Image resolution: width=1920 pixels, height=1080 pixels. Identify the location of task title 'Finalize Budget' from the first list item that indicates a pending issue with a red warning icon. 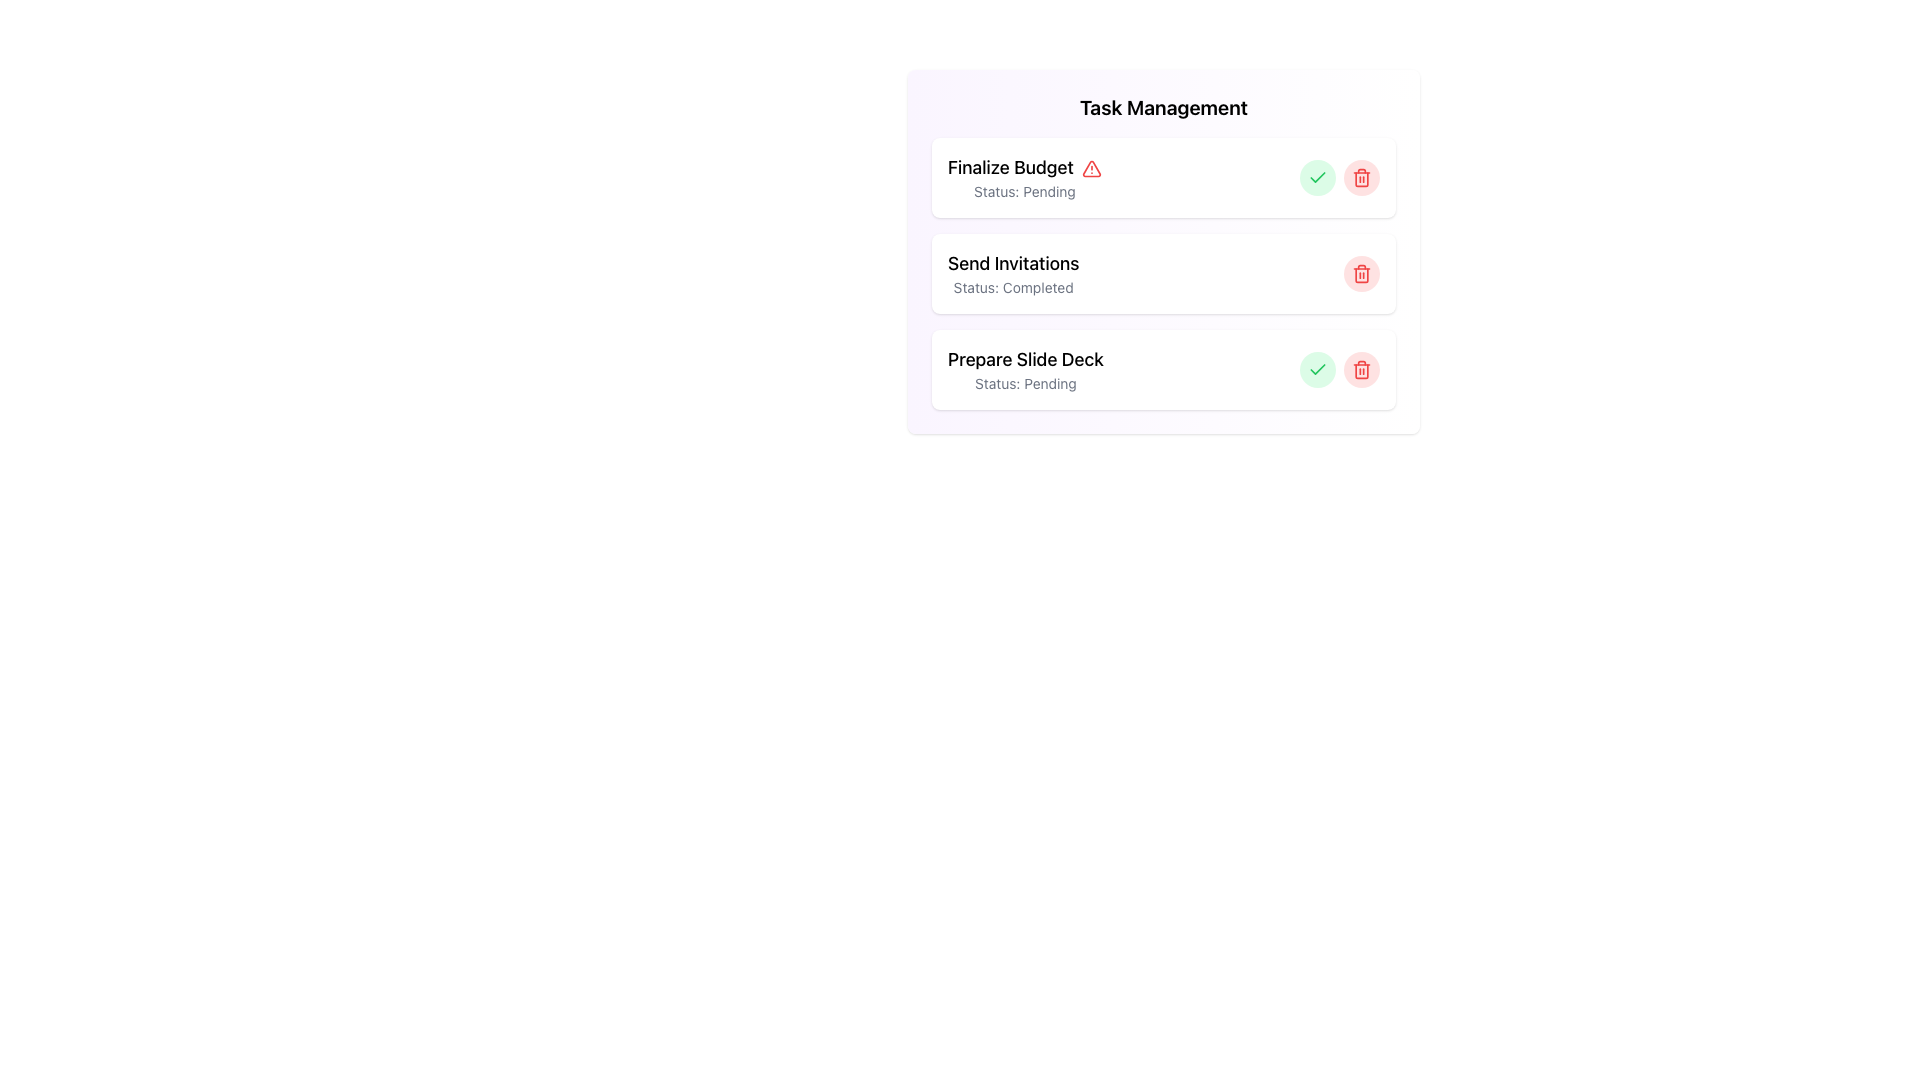
(1024, 176).